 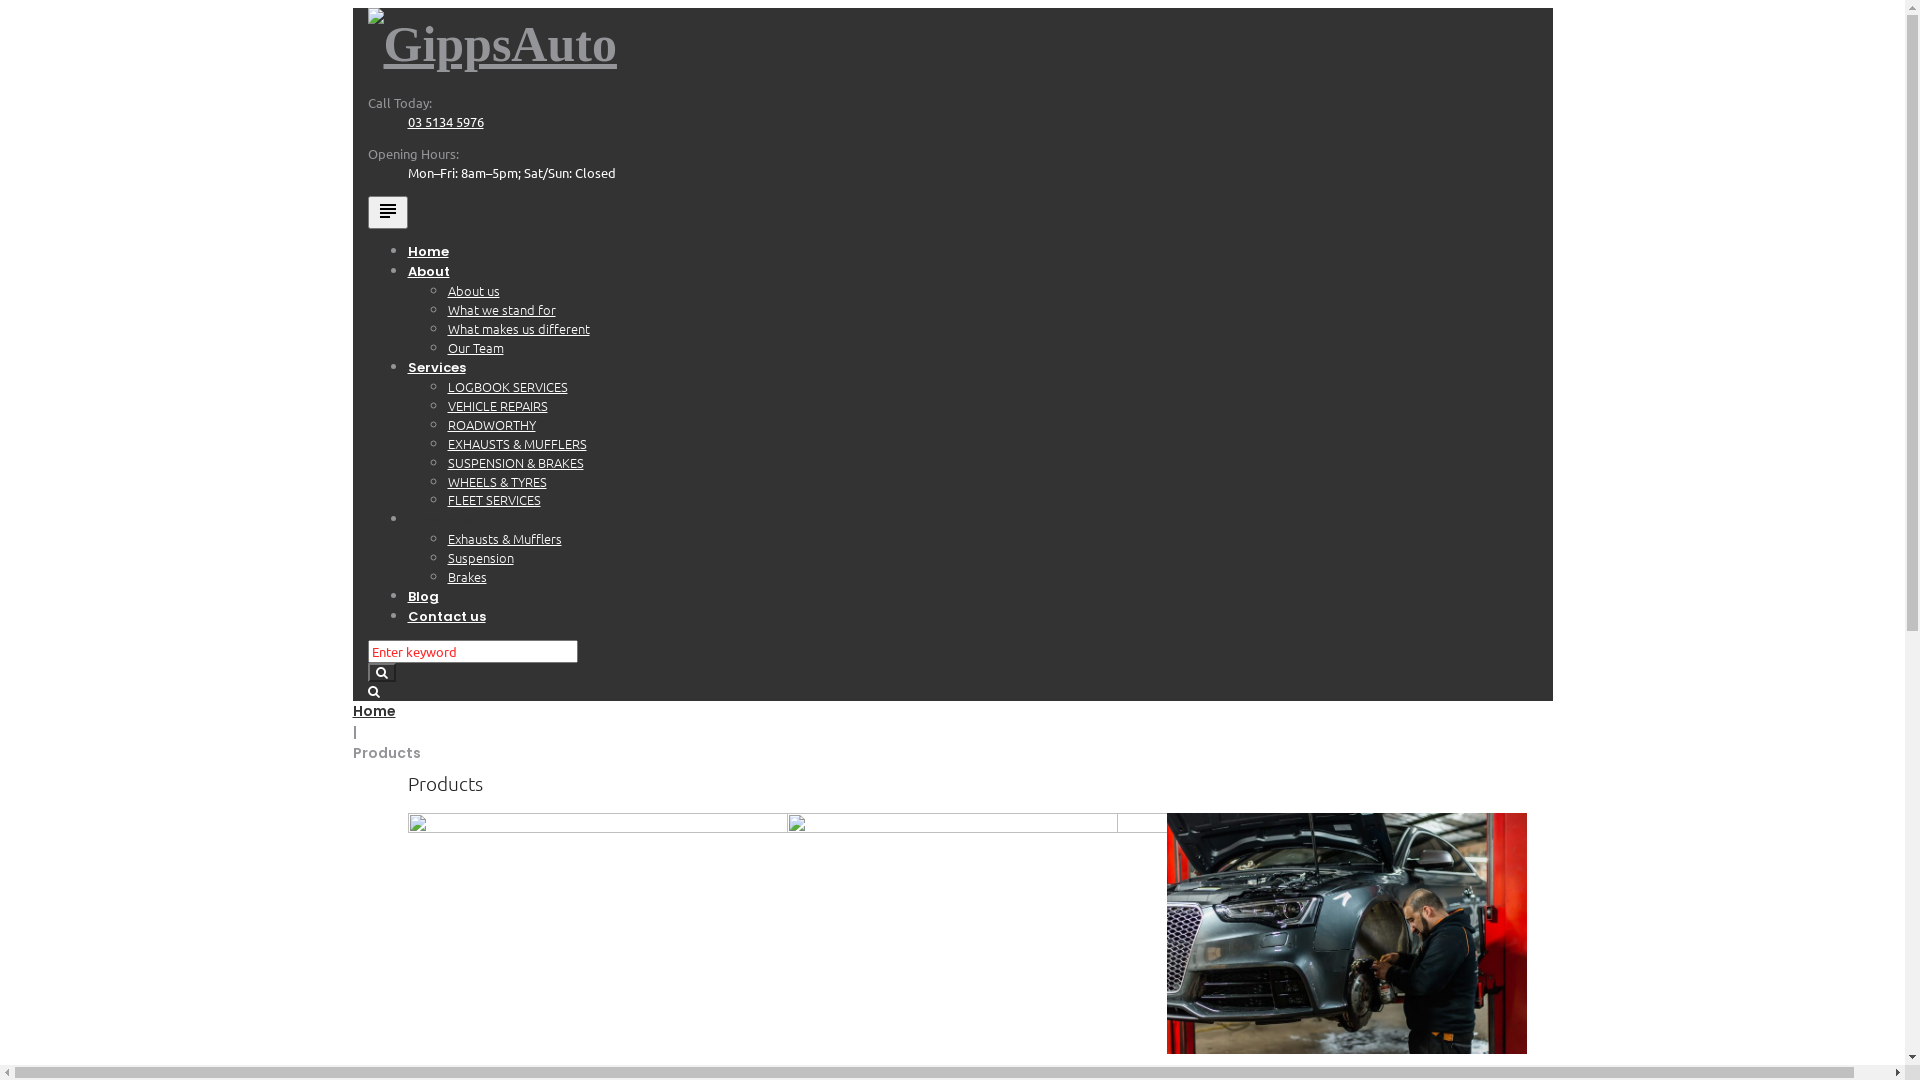 What do you see at coordinates (515, 462) in the screenshot?
I see `'SUSPENSION & BRAKES'` at bounding box center [515, 462].